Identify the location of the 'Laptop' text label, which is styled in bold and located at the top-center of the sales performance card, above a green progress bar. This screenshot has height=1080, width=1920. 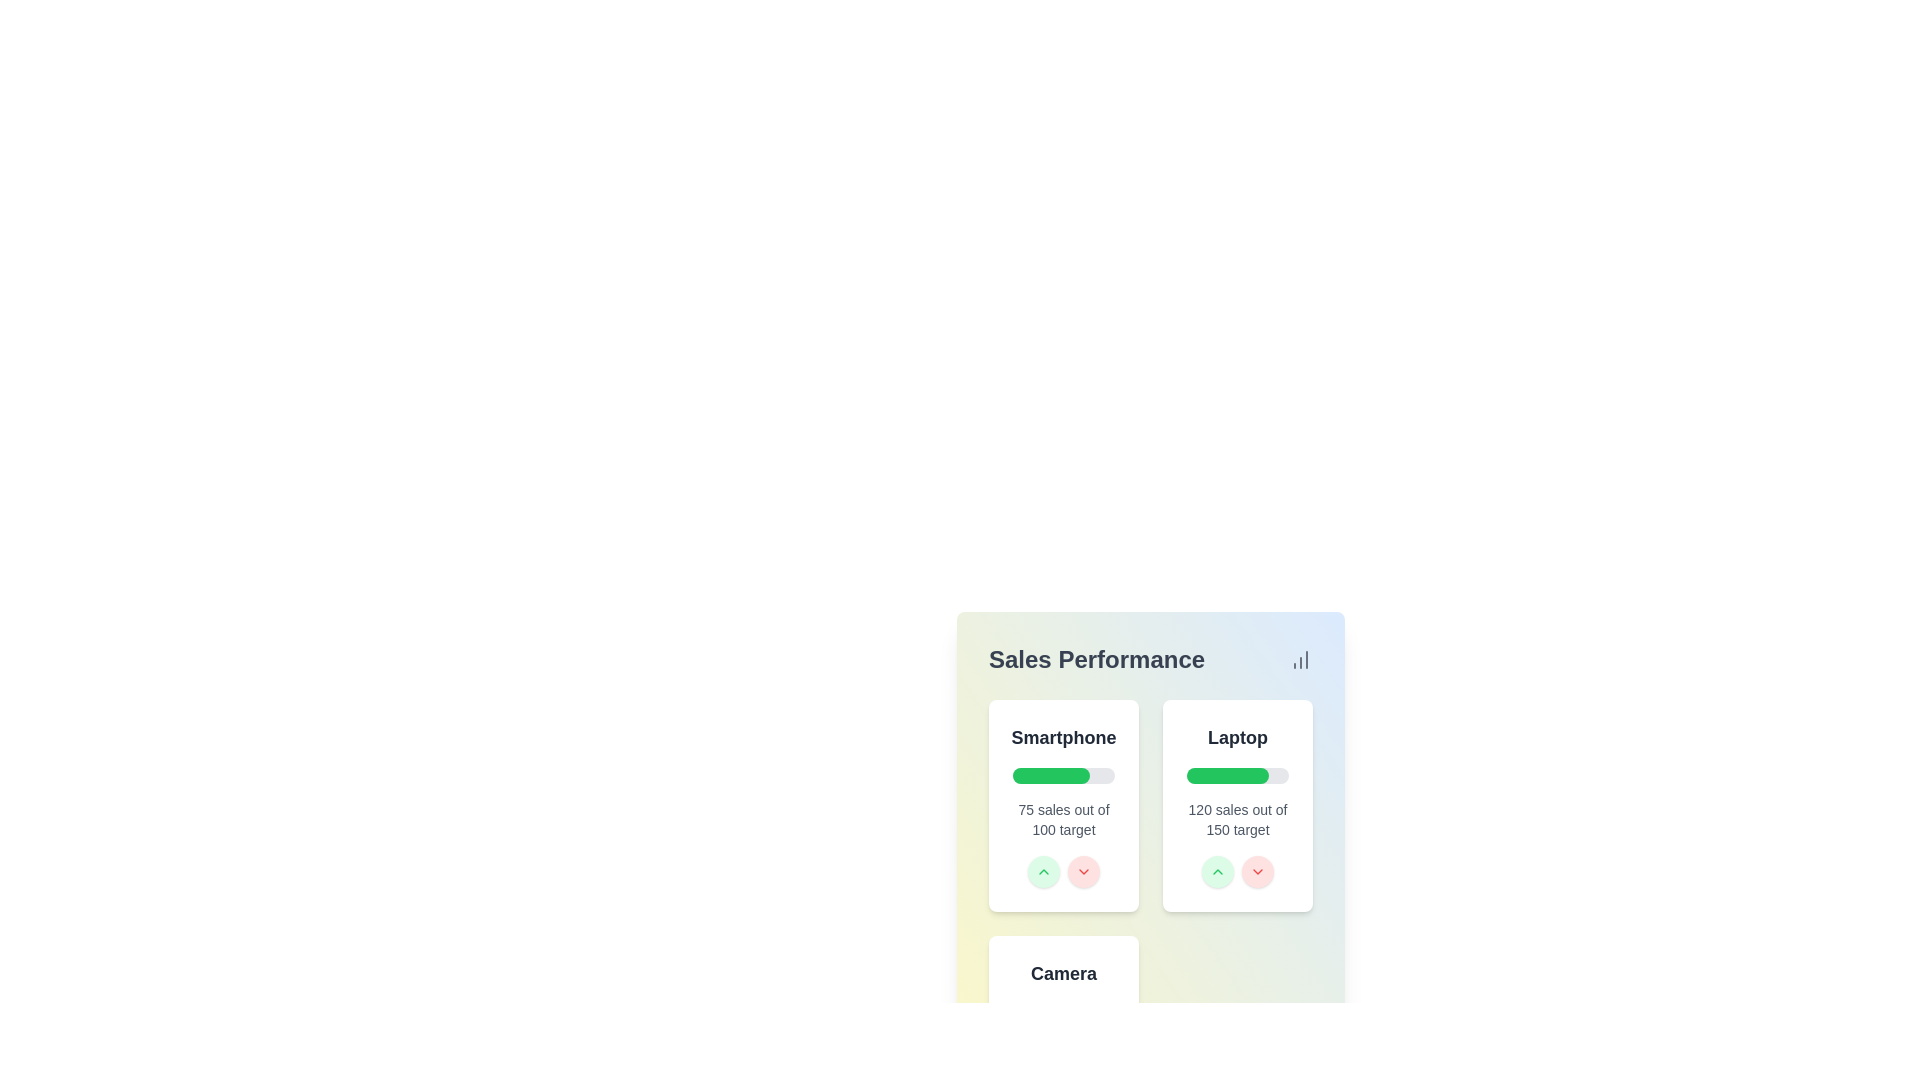
(1237, 737).